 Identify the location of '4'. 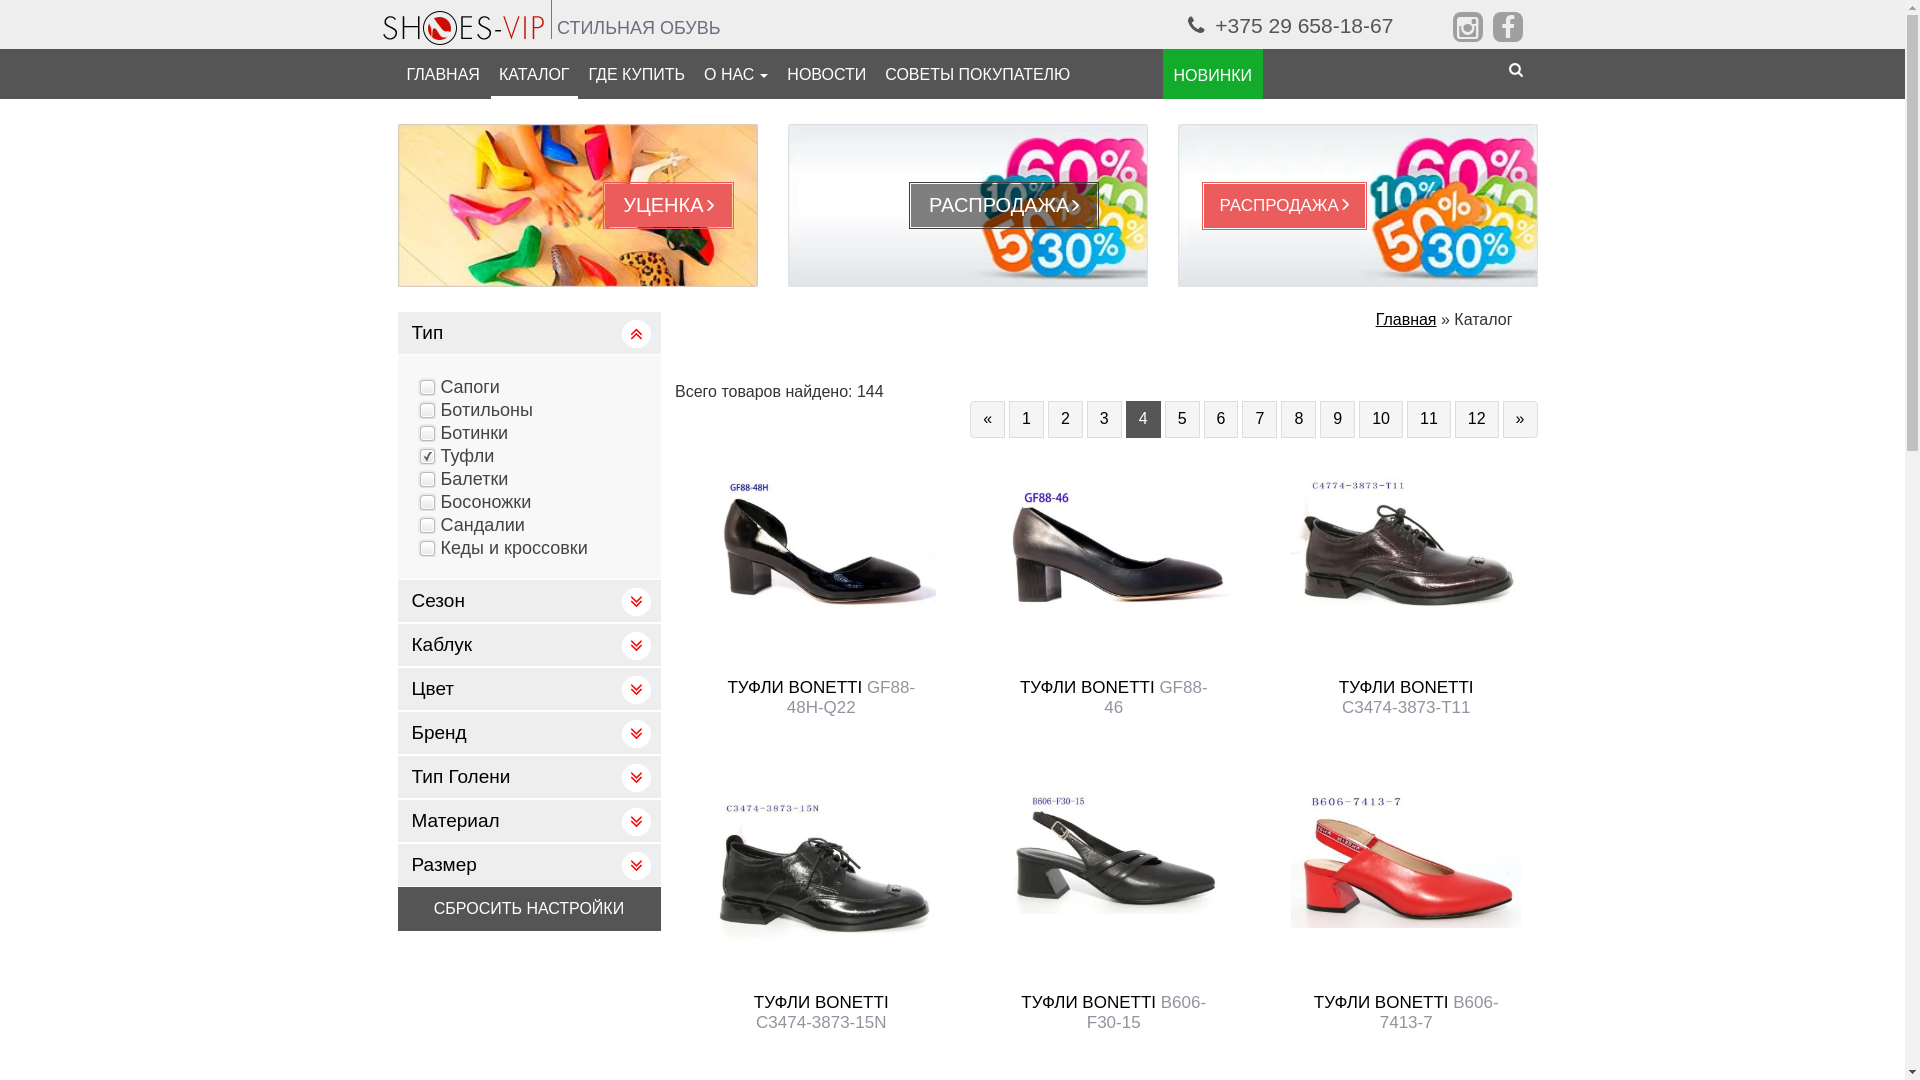
(1143, 418).